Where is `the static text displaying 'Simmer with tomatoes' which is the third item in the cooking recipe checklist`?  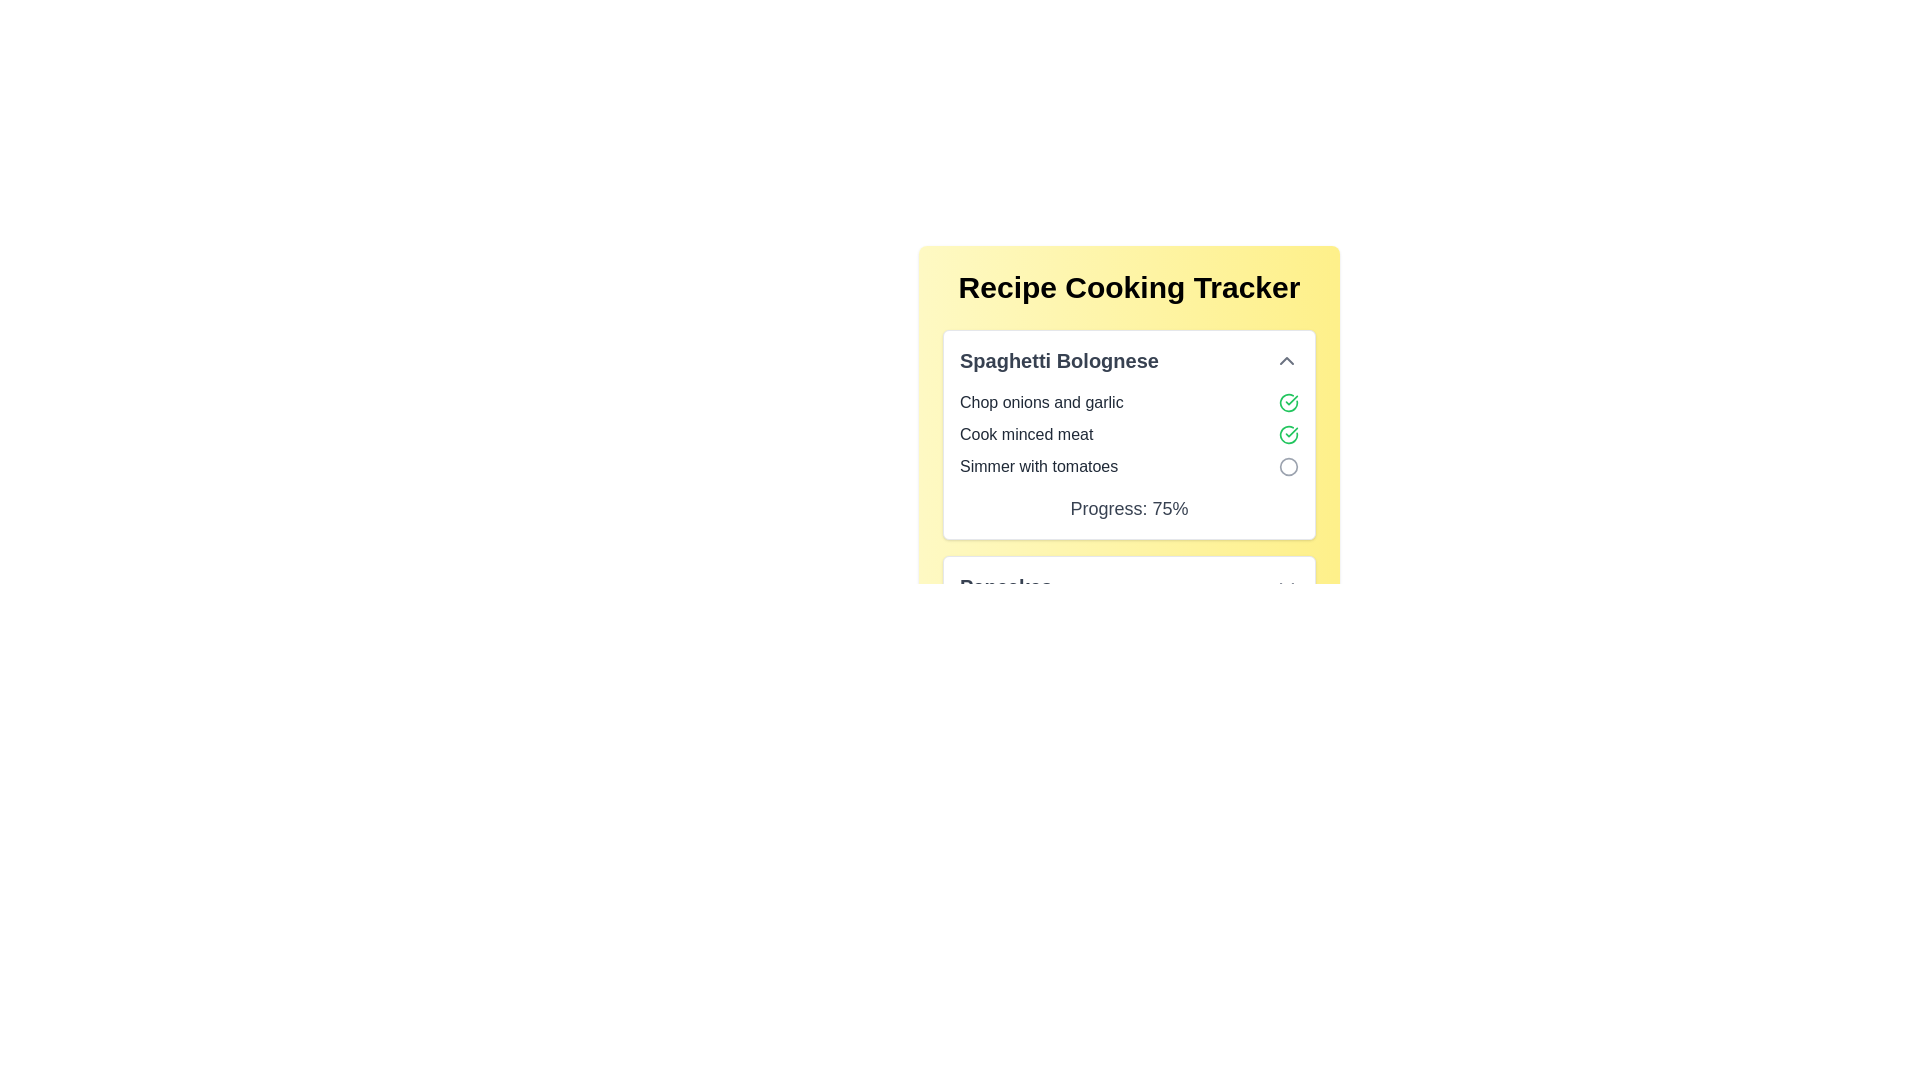 the static text displaying 'Simmer with tomatoes' which is the third item in the cooking recipe checklist is located at coordinates (1039, 466).